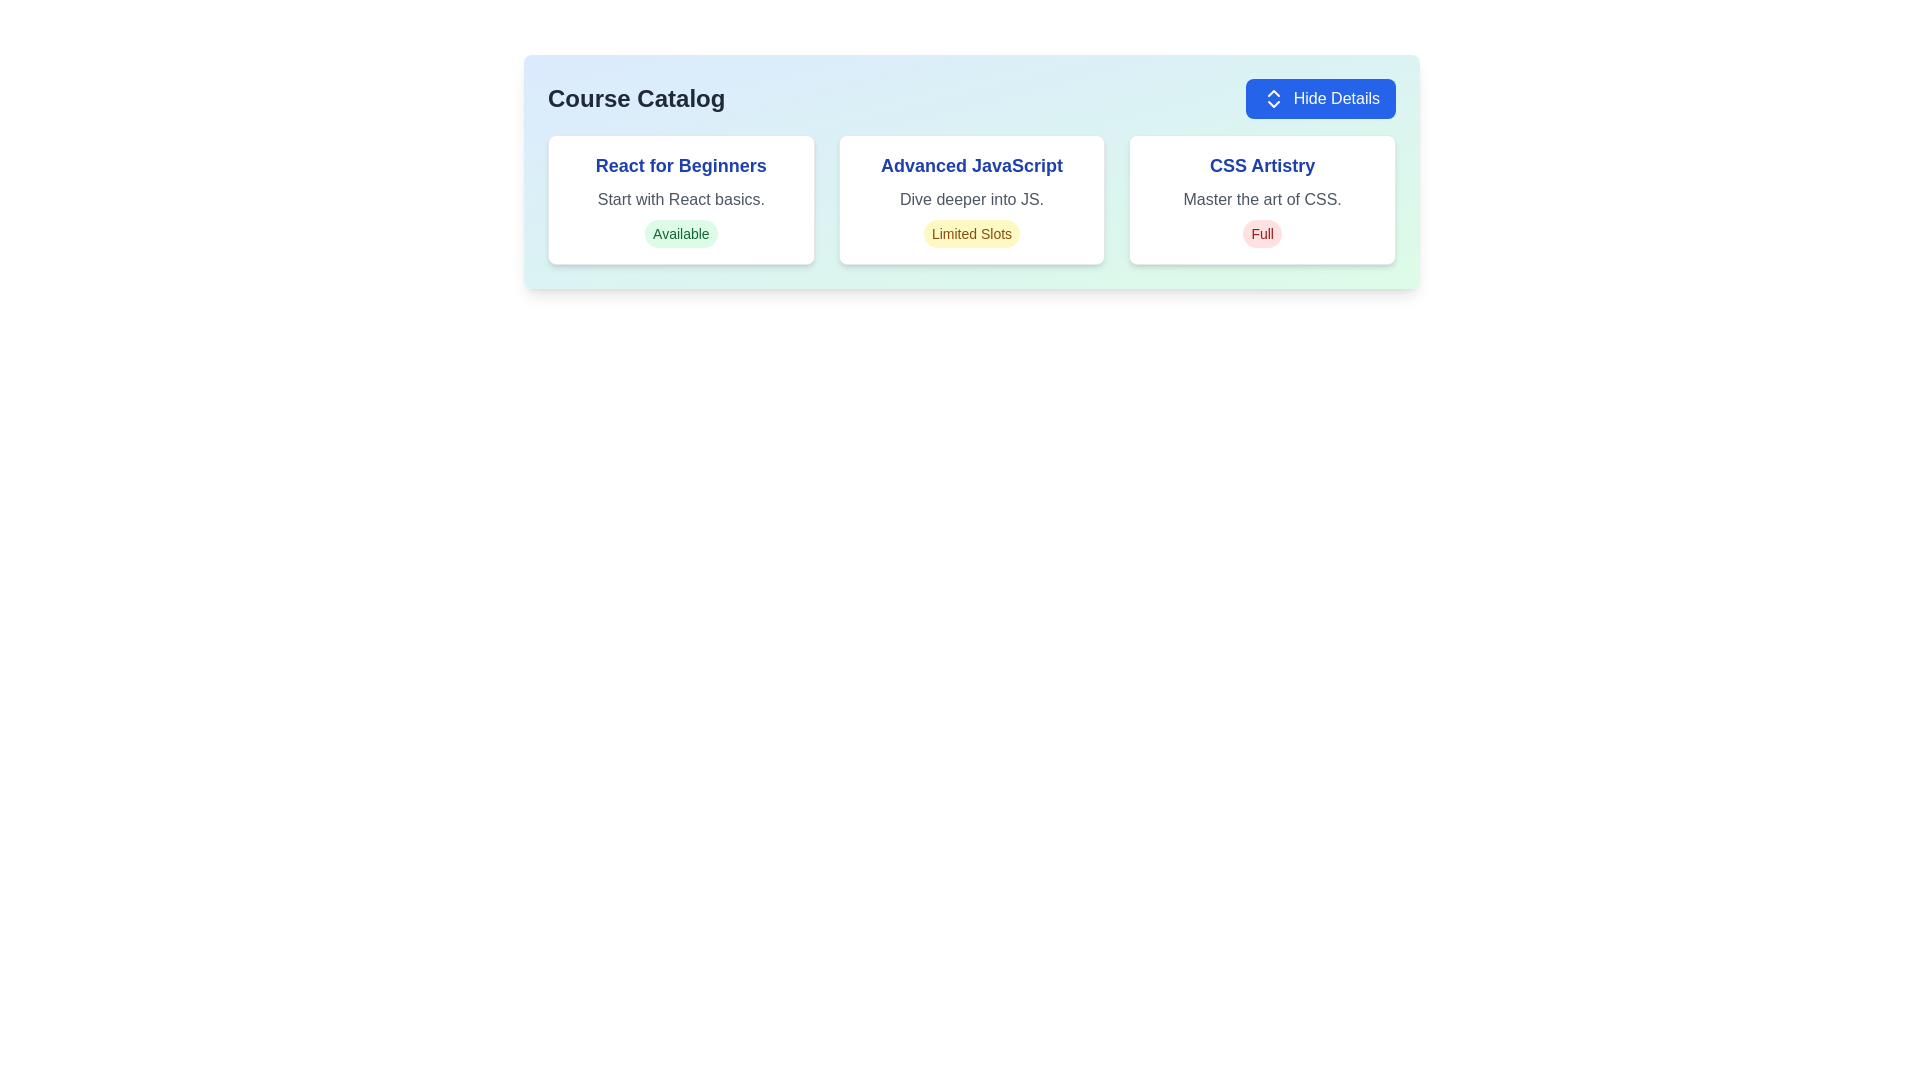  What do you see at coordinates (681, 200) in the screenshot?
I see `the text label that says 'Start with React basics.' located under the bold blue title 'React for Beginners' within a white rectangular card` at bounding box center [681, 200].